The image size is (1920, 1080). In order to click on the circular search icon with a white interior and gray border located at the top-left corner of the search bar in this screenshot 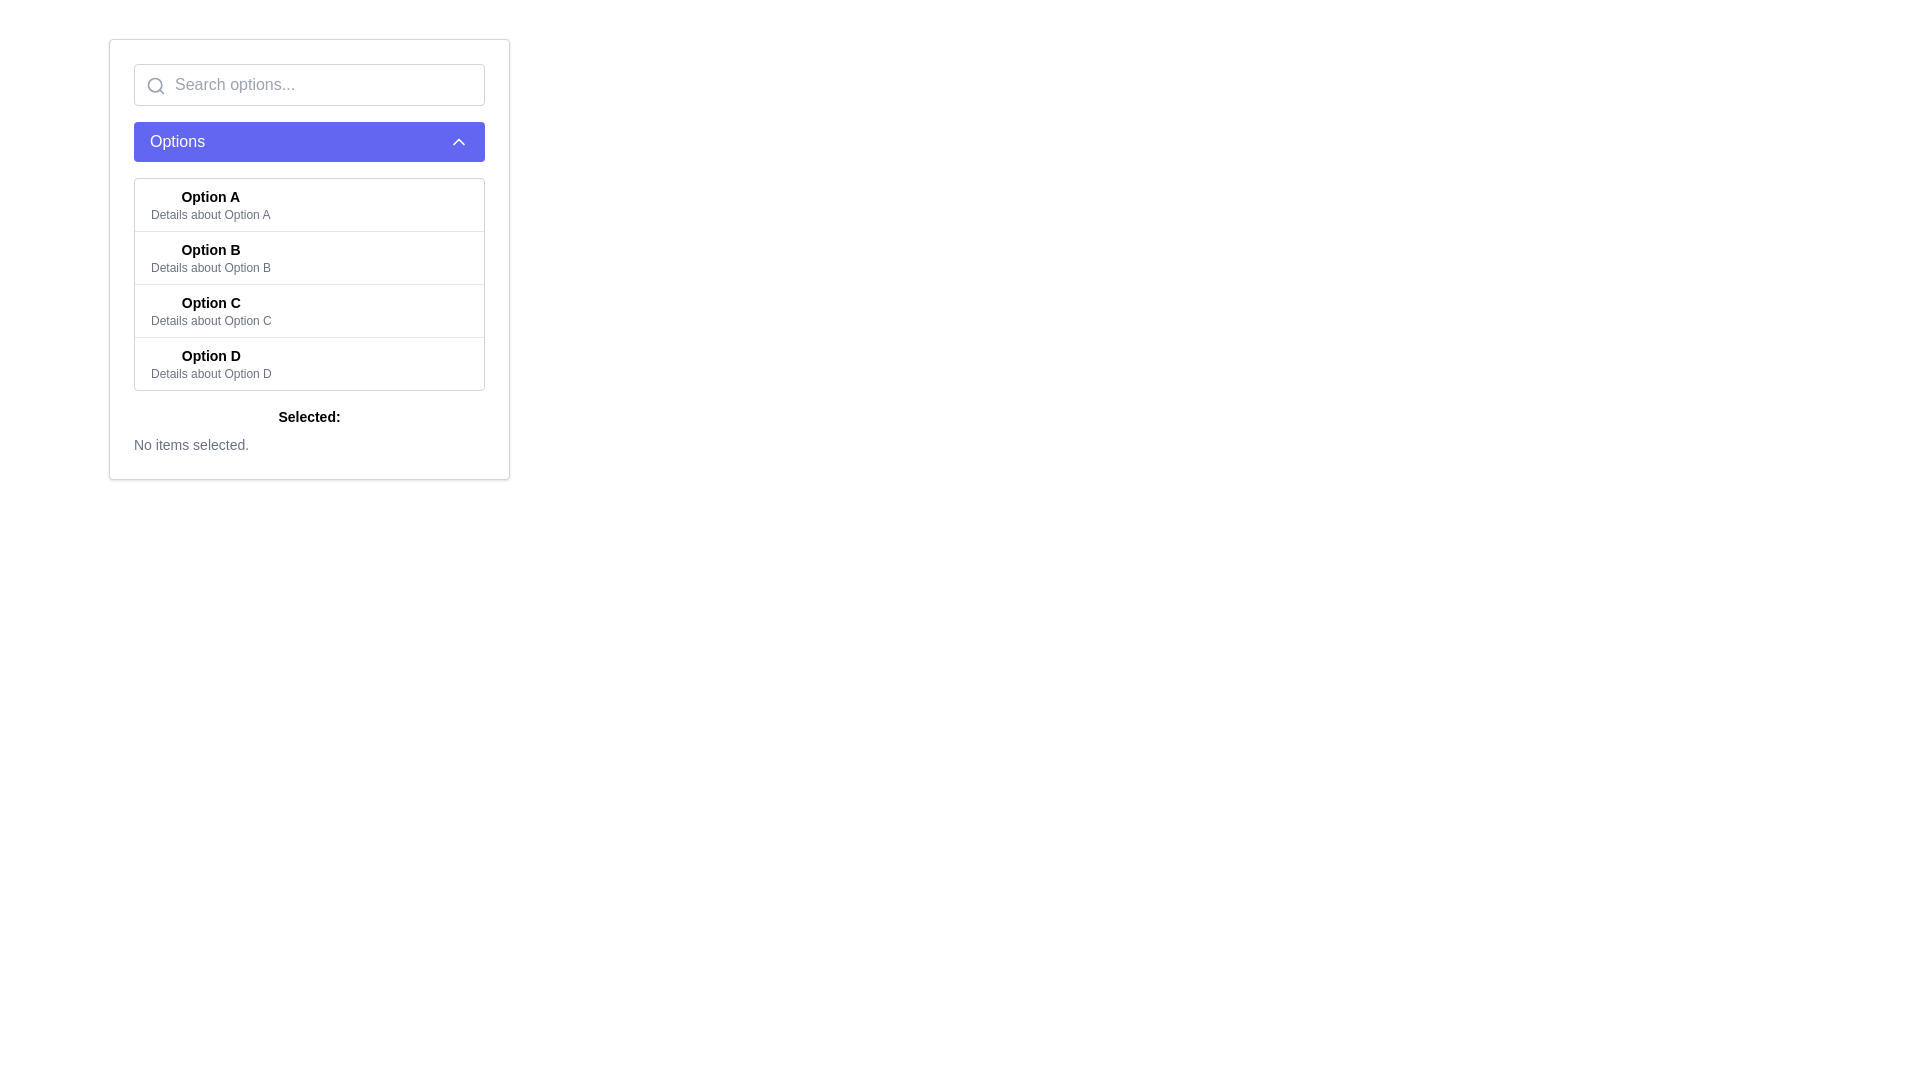, I will do `click(154, 84)`.